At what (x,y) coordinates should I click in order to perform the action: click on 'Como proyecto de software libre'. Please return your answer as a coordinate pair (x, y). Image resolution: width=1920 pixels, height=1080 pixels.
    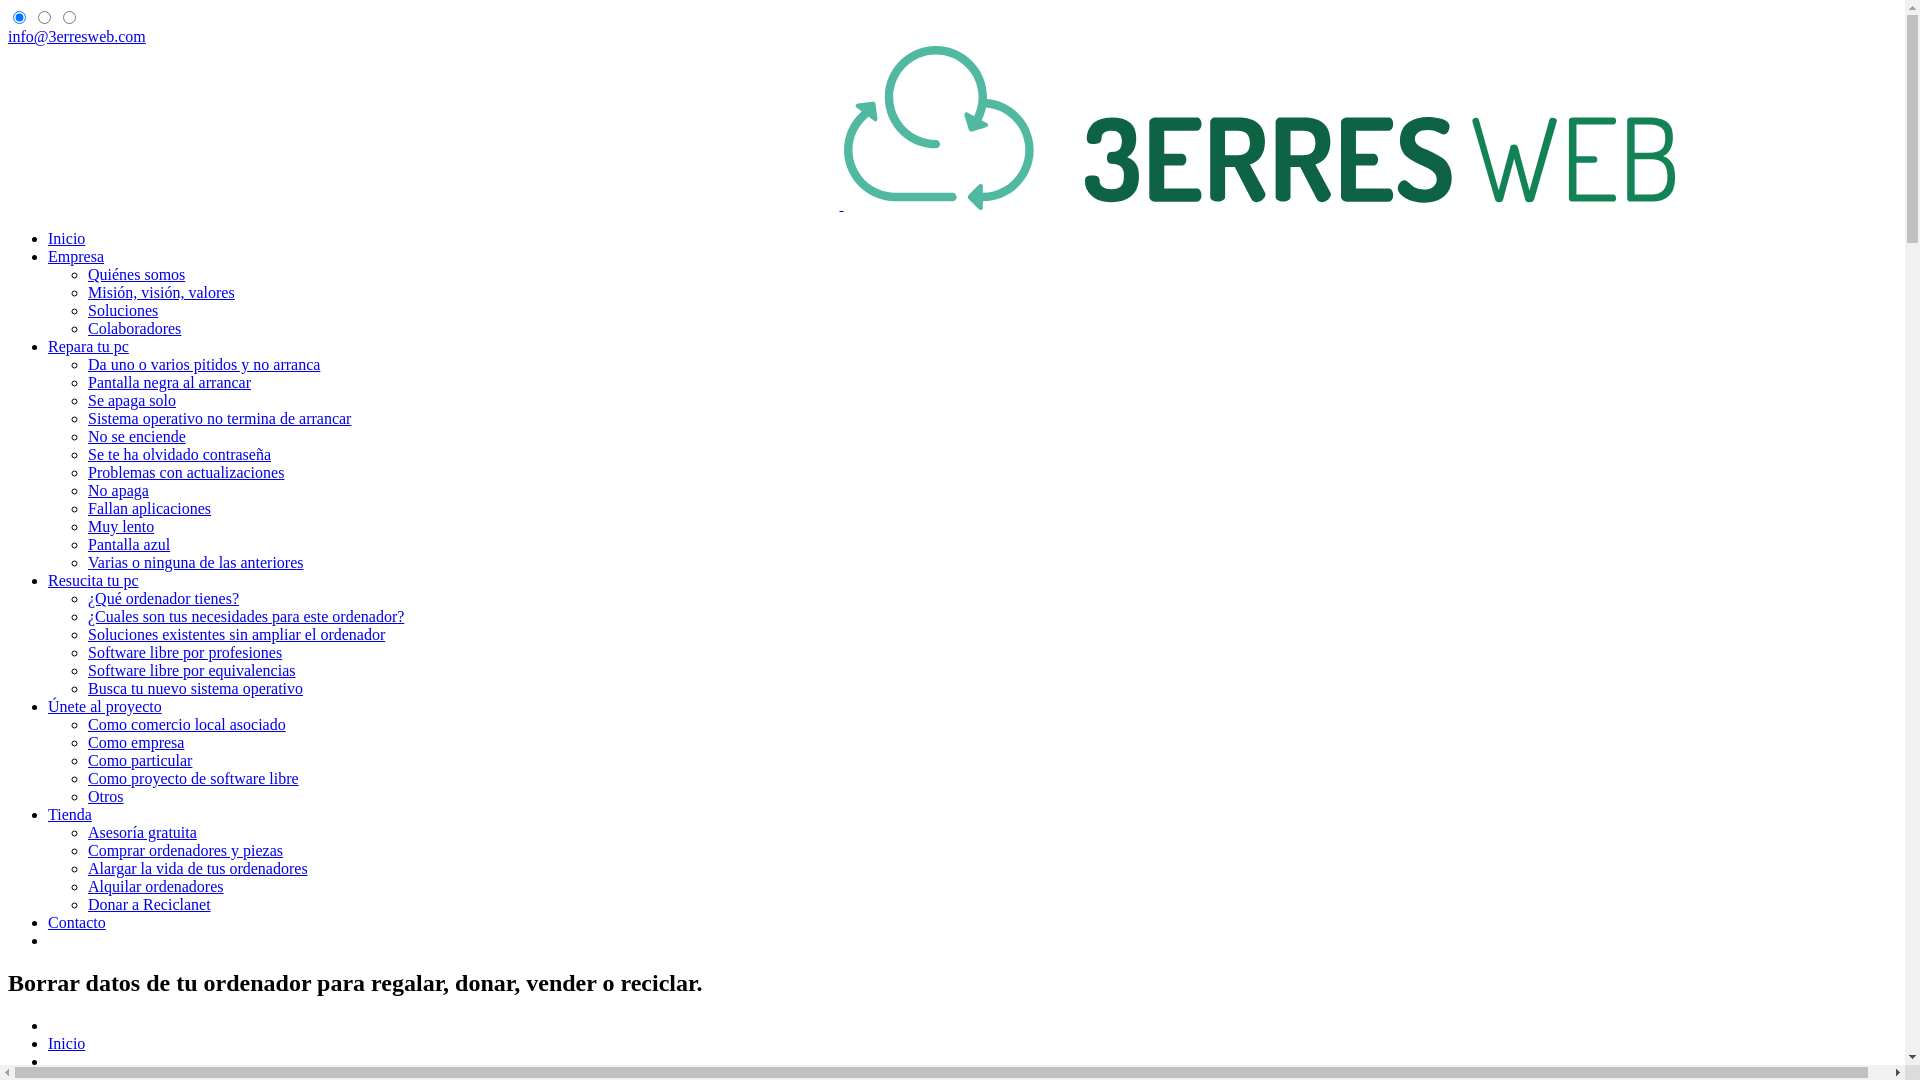
    Looking at the image, I should click on (193, 777).